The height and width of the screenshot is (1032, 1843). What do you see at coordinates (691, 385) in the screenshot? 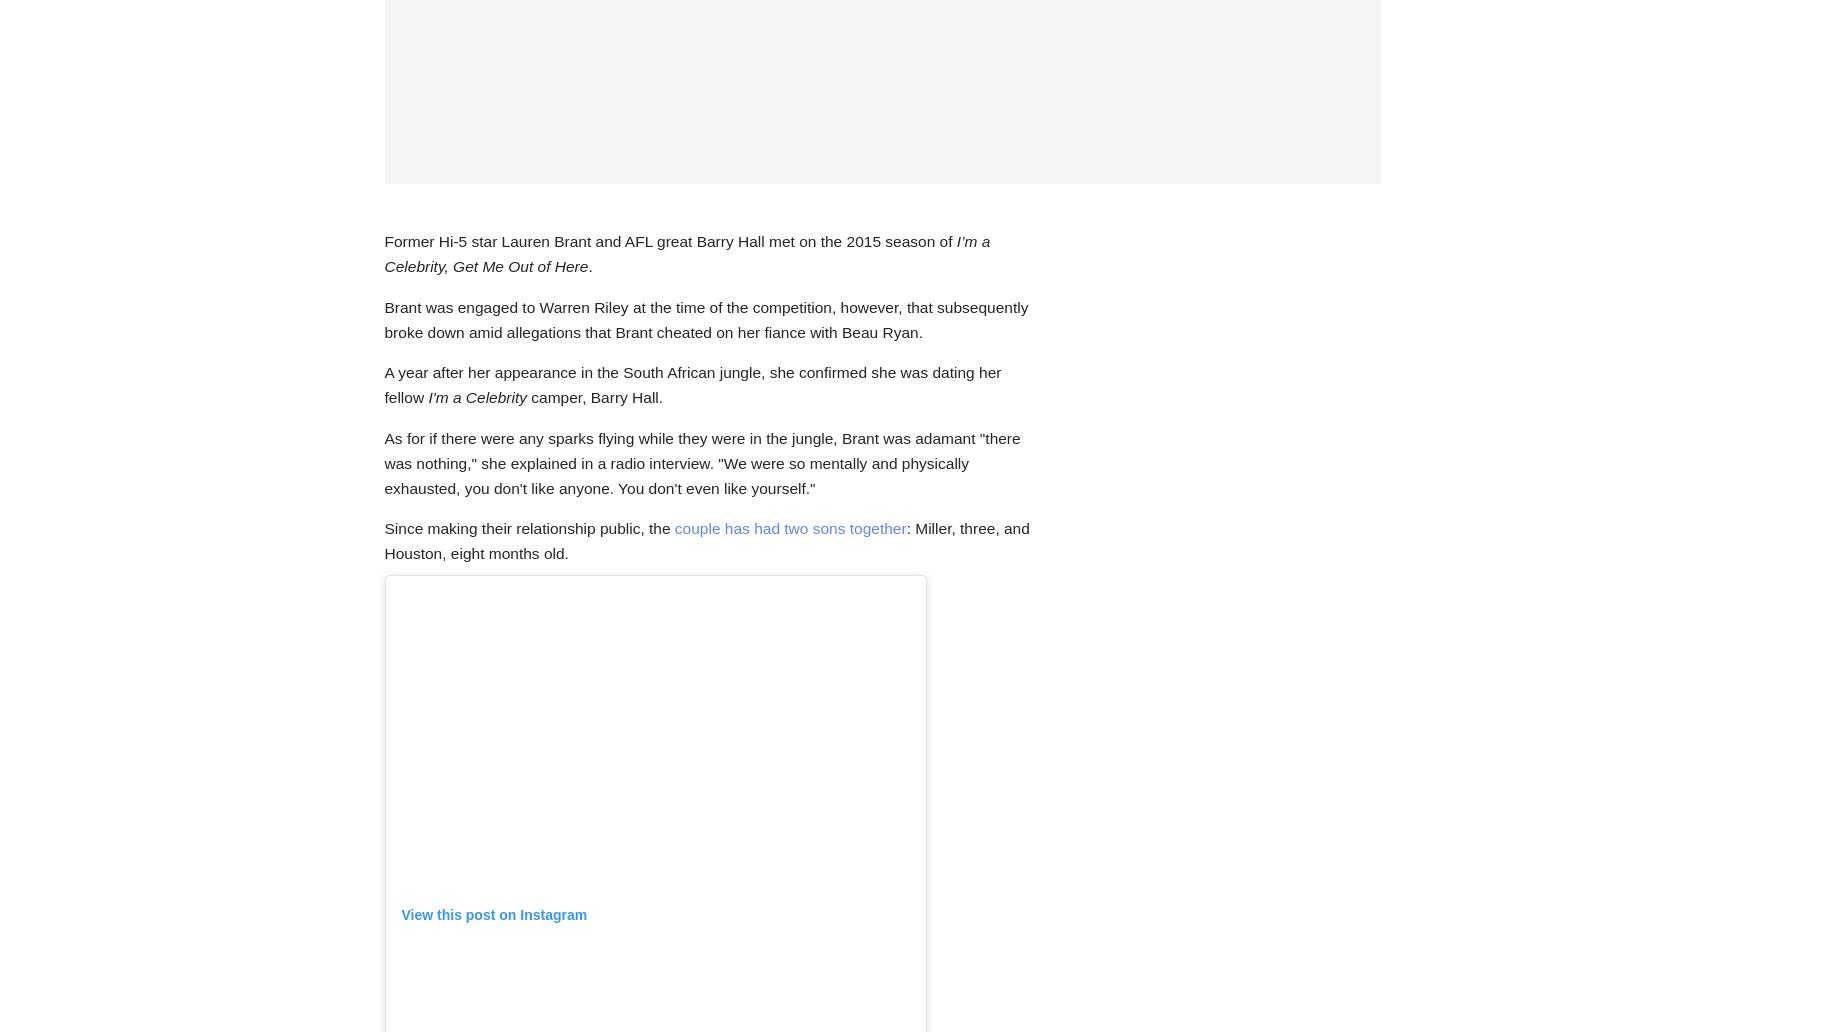
I see `'A year after her appearance in the South African jungle, she confirmed she was dating her fellow'` at bounding box center [691, 385].